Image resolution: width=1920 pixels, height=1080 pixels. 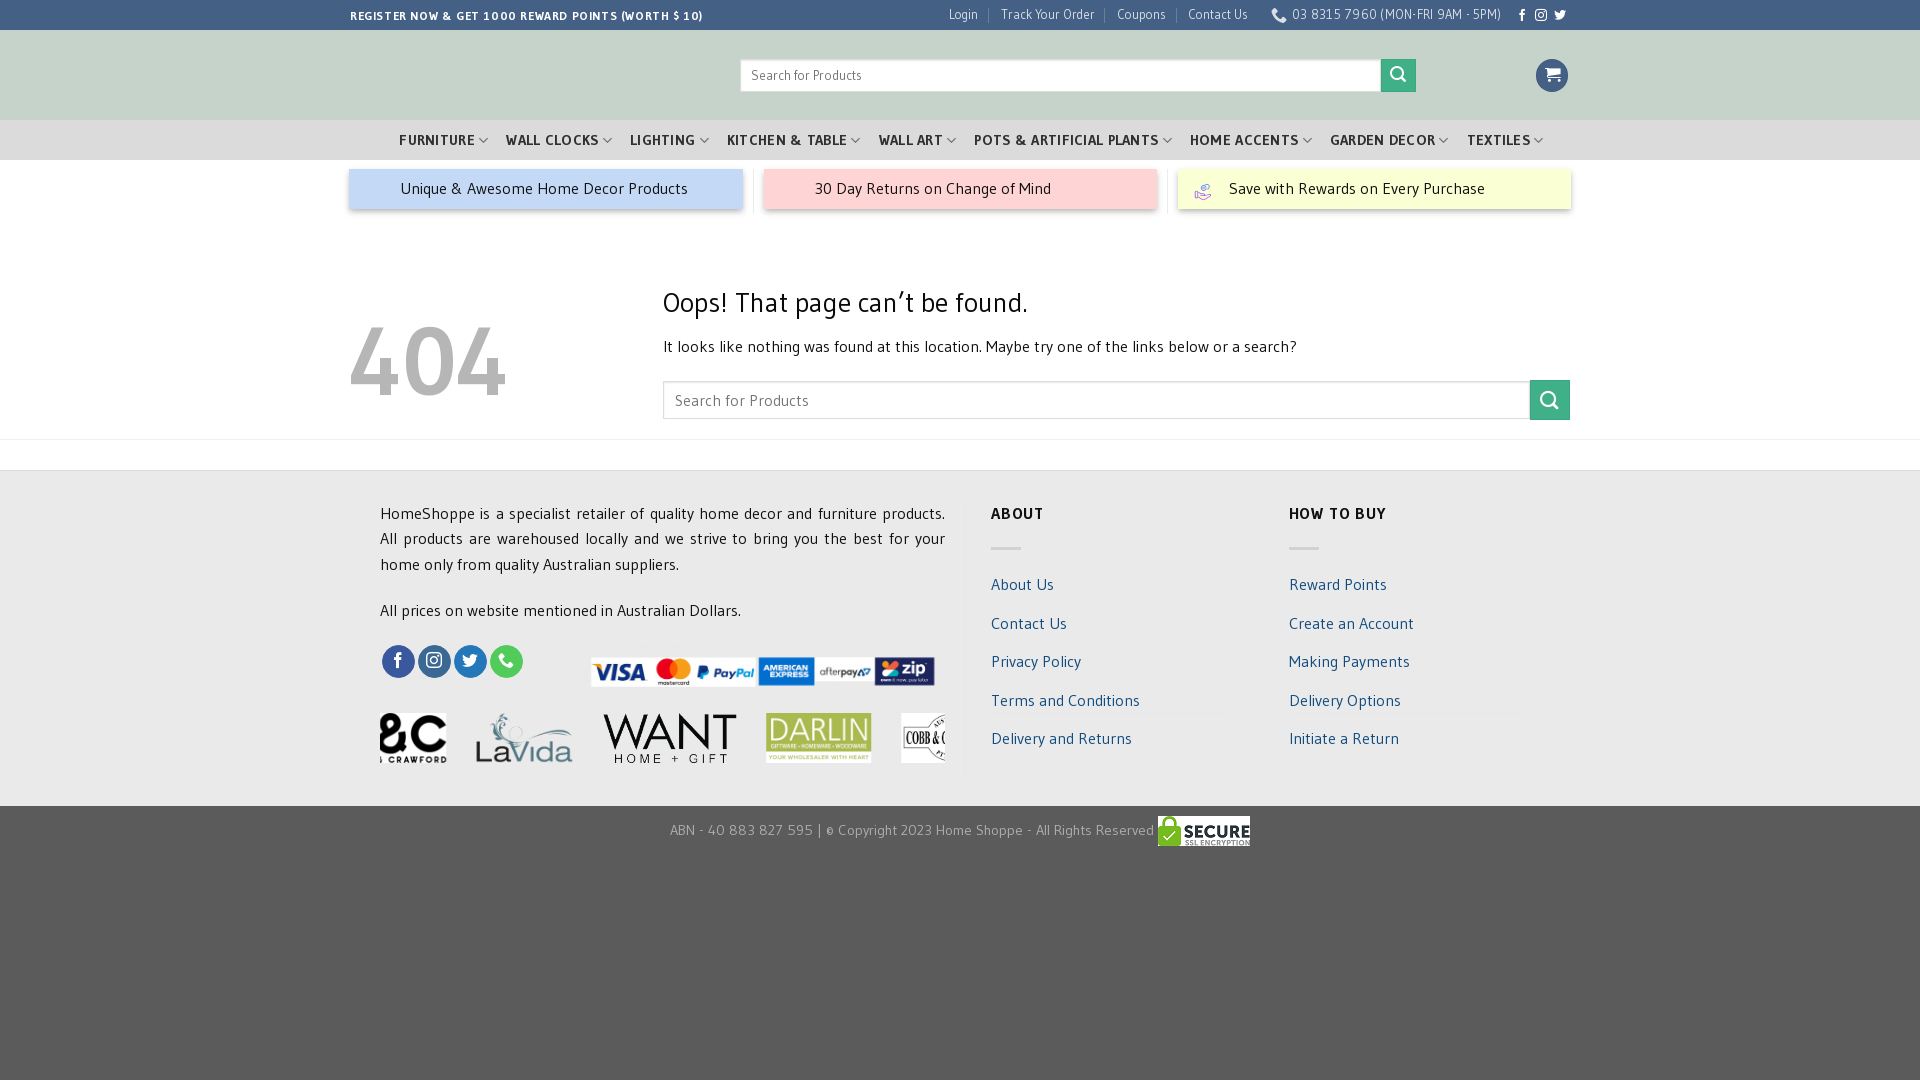 What do you see at coordinates (506, 662) in the screenshot?
I see `'Call us'` at bounding box center [506, 662].